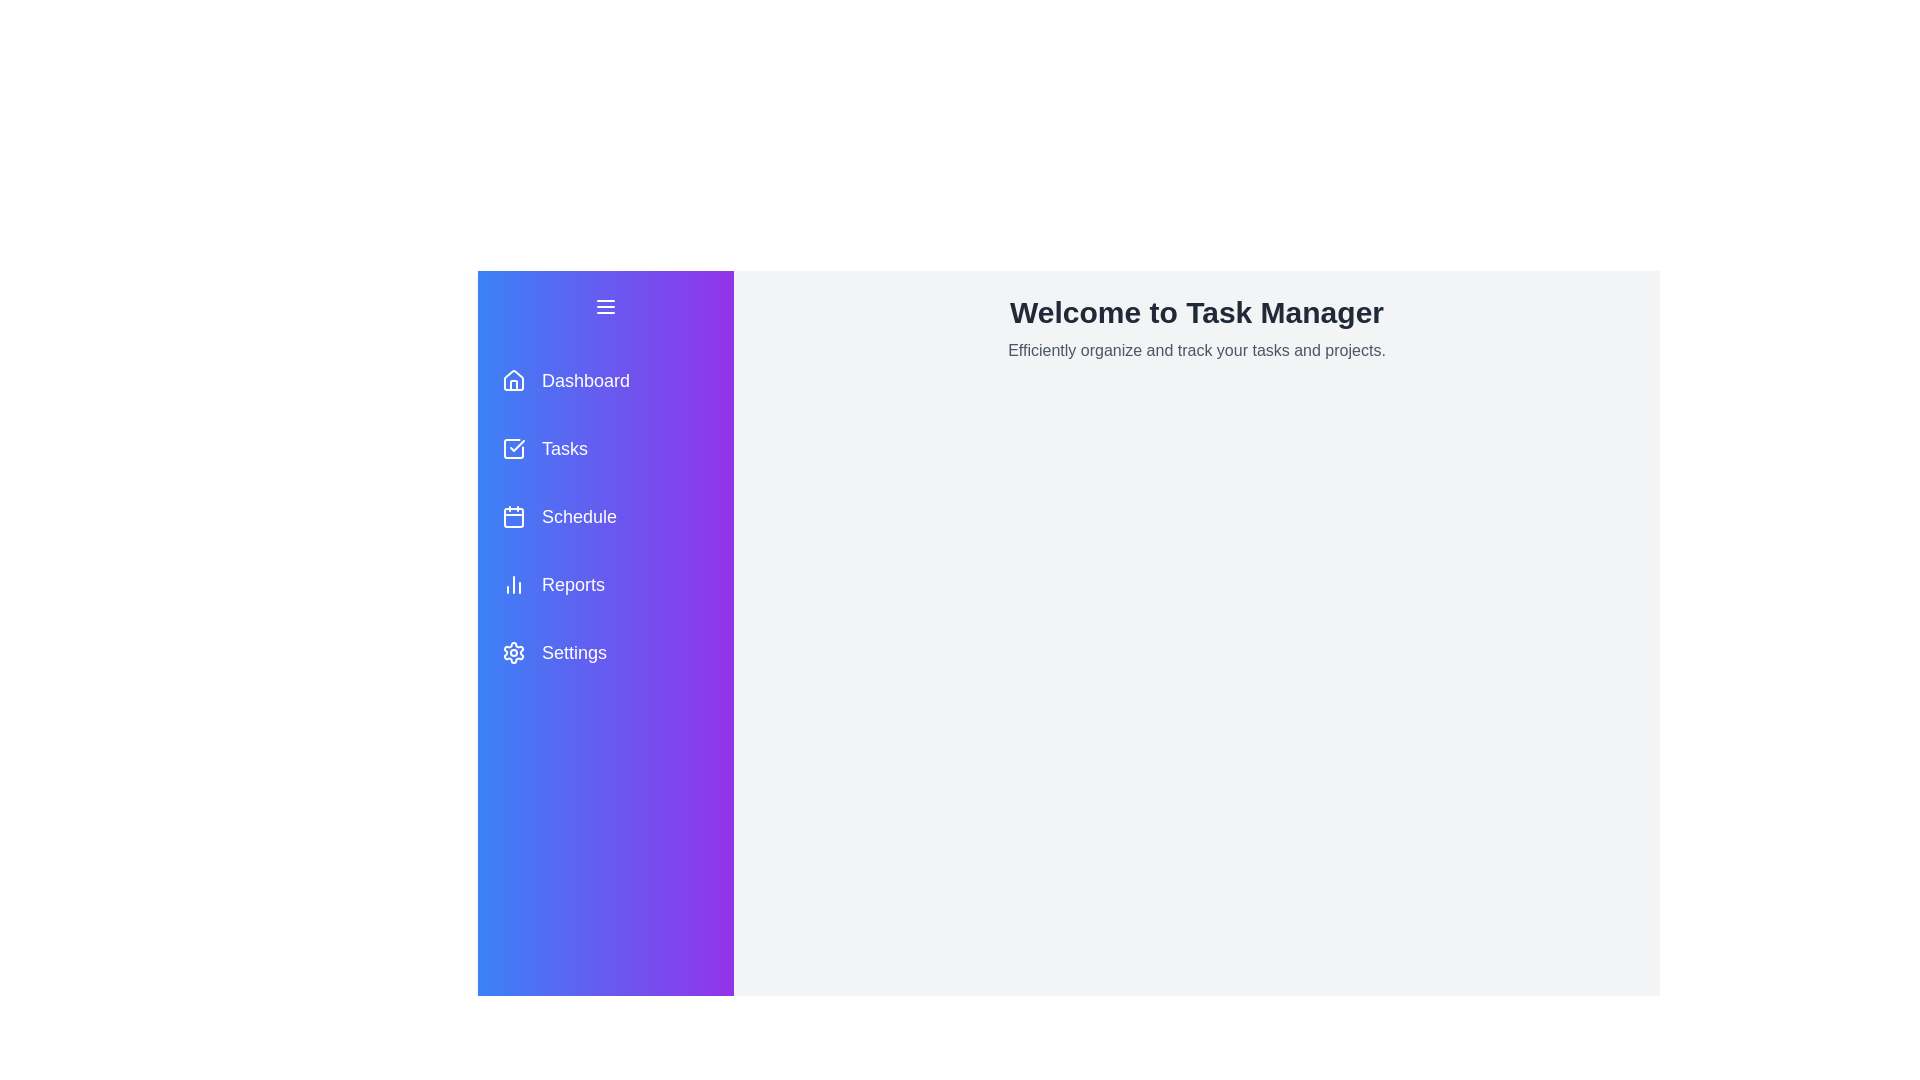 Image resolution: width=1920 pixels, height=1080 pixels. Describe the element at coordinates (604, 652) in the screenshot. I see `the menu item labeled Settings` at that location.